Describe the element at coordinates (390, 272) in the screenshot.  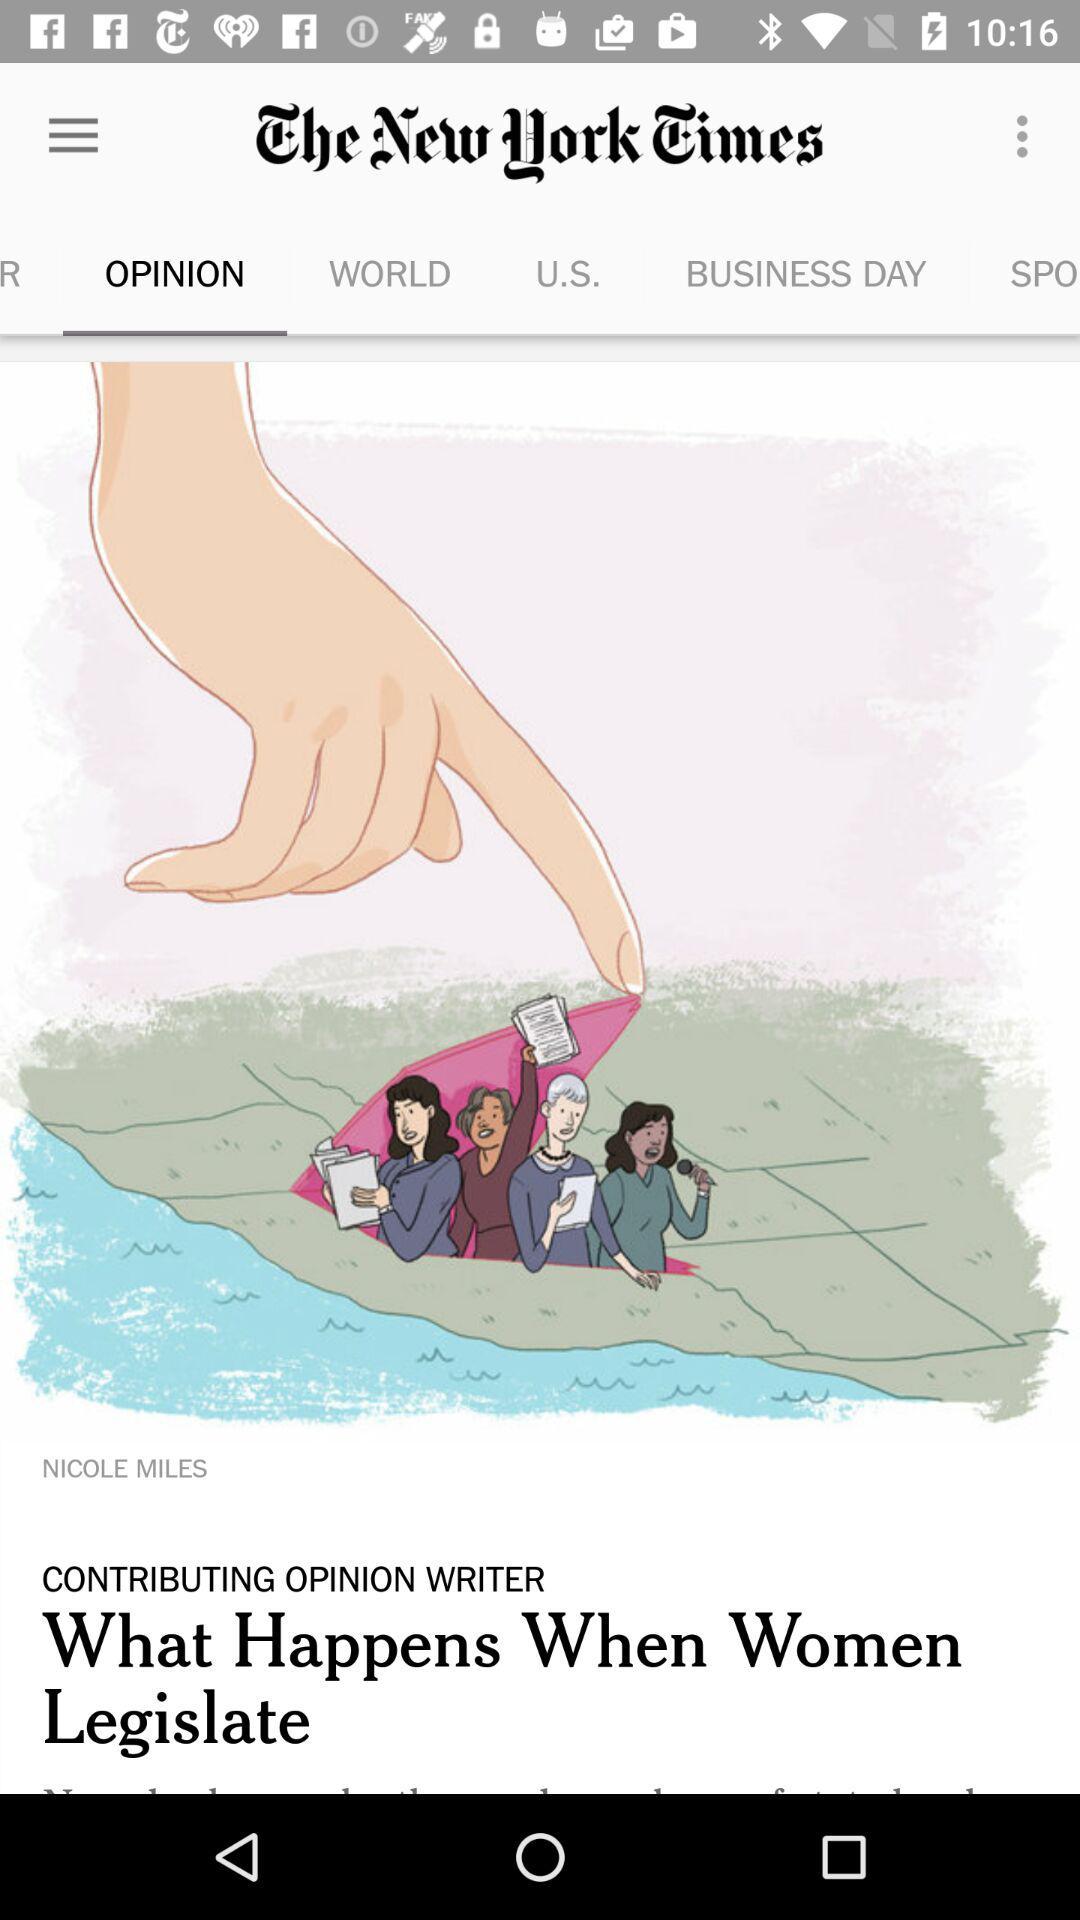
I see `the icon to the left of the u.s. icon` at that location.